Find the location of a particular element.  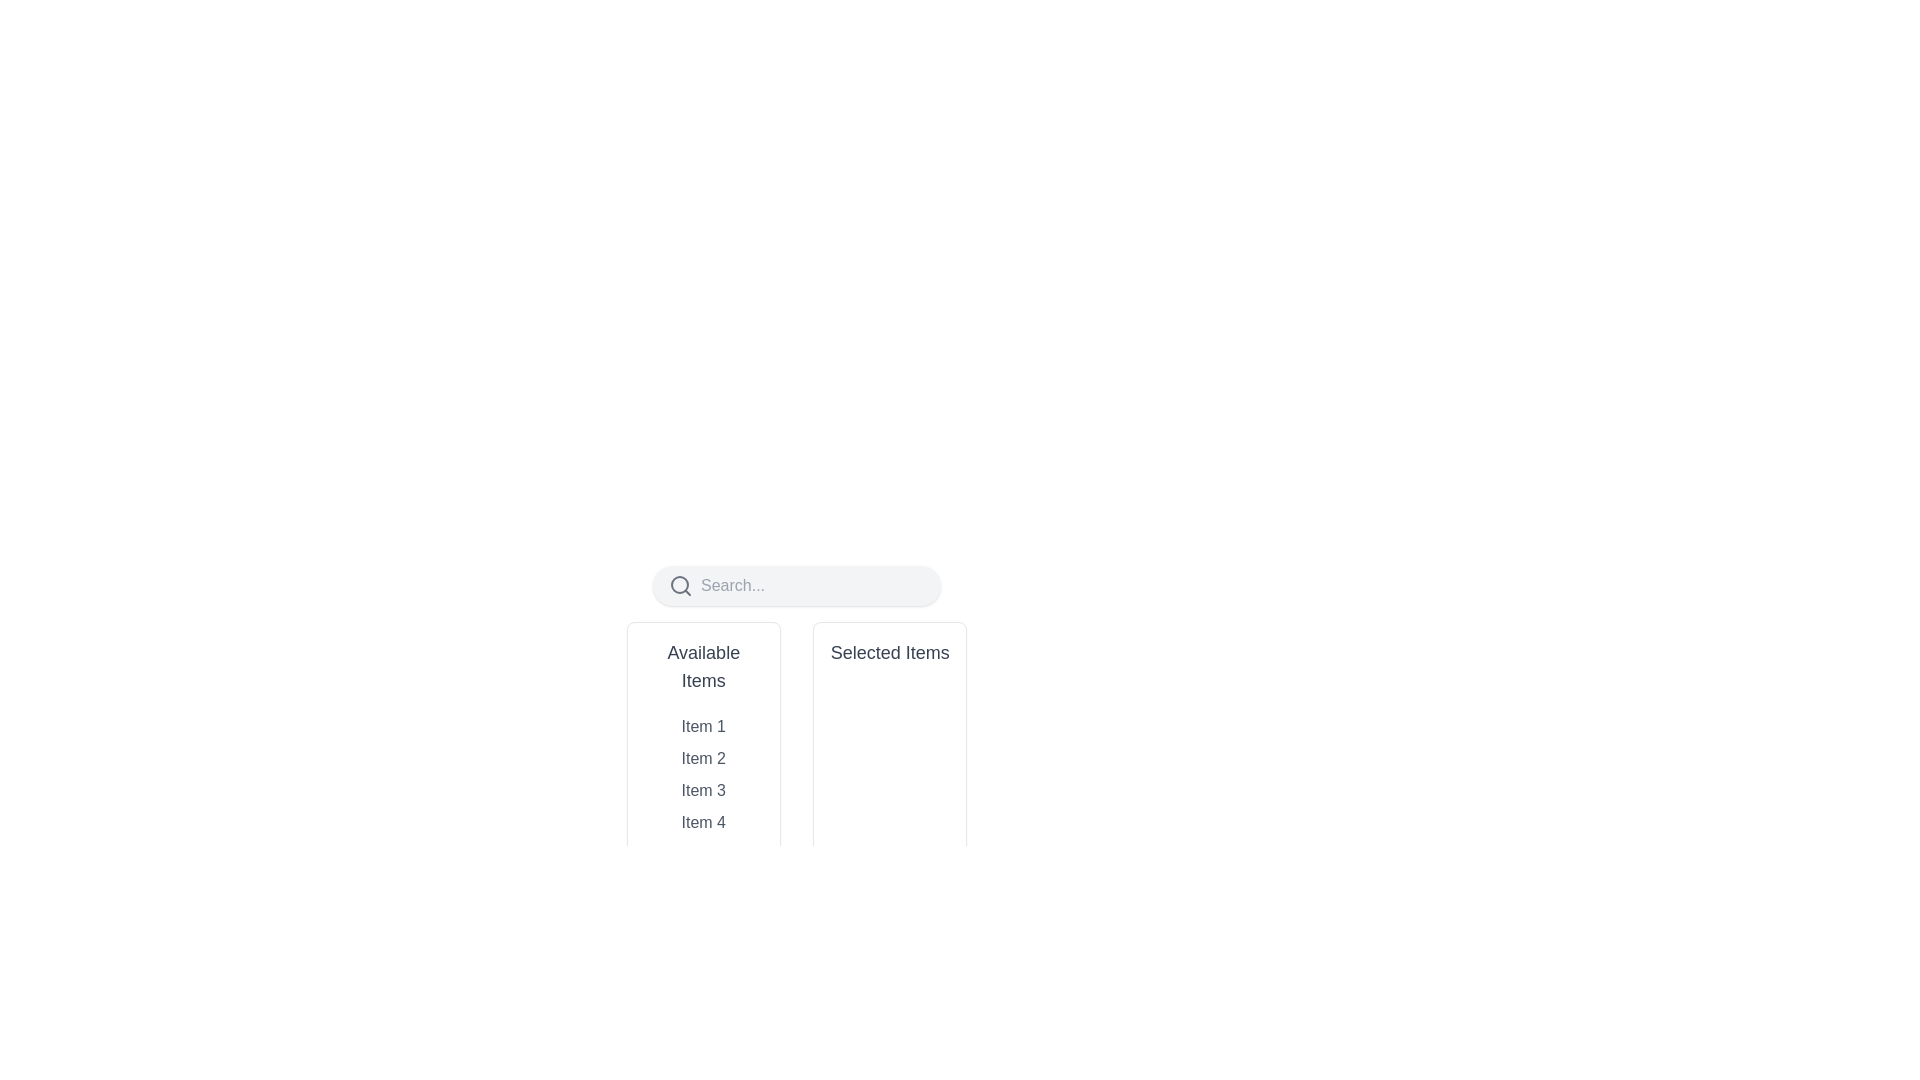

the first row item displaying 'Item 1' in the 'Available Items' column is located at coordinates (703, 726).